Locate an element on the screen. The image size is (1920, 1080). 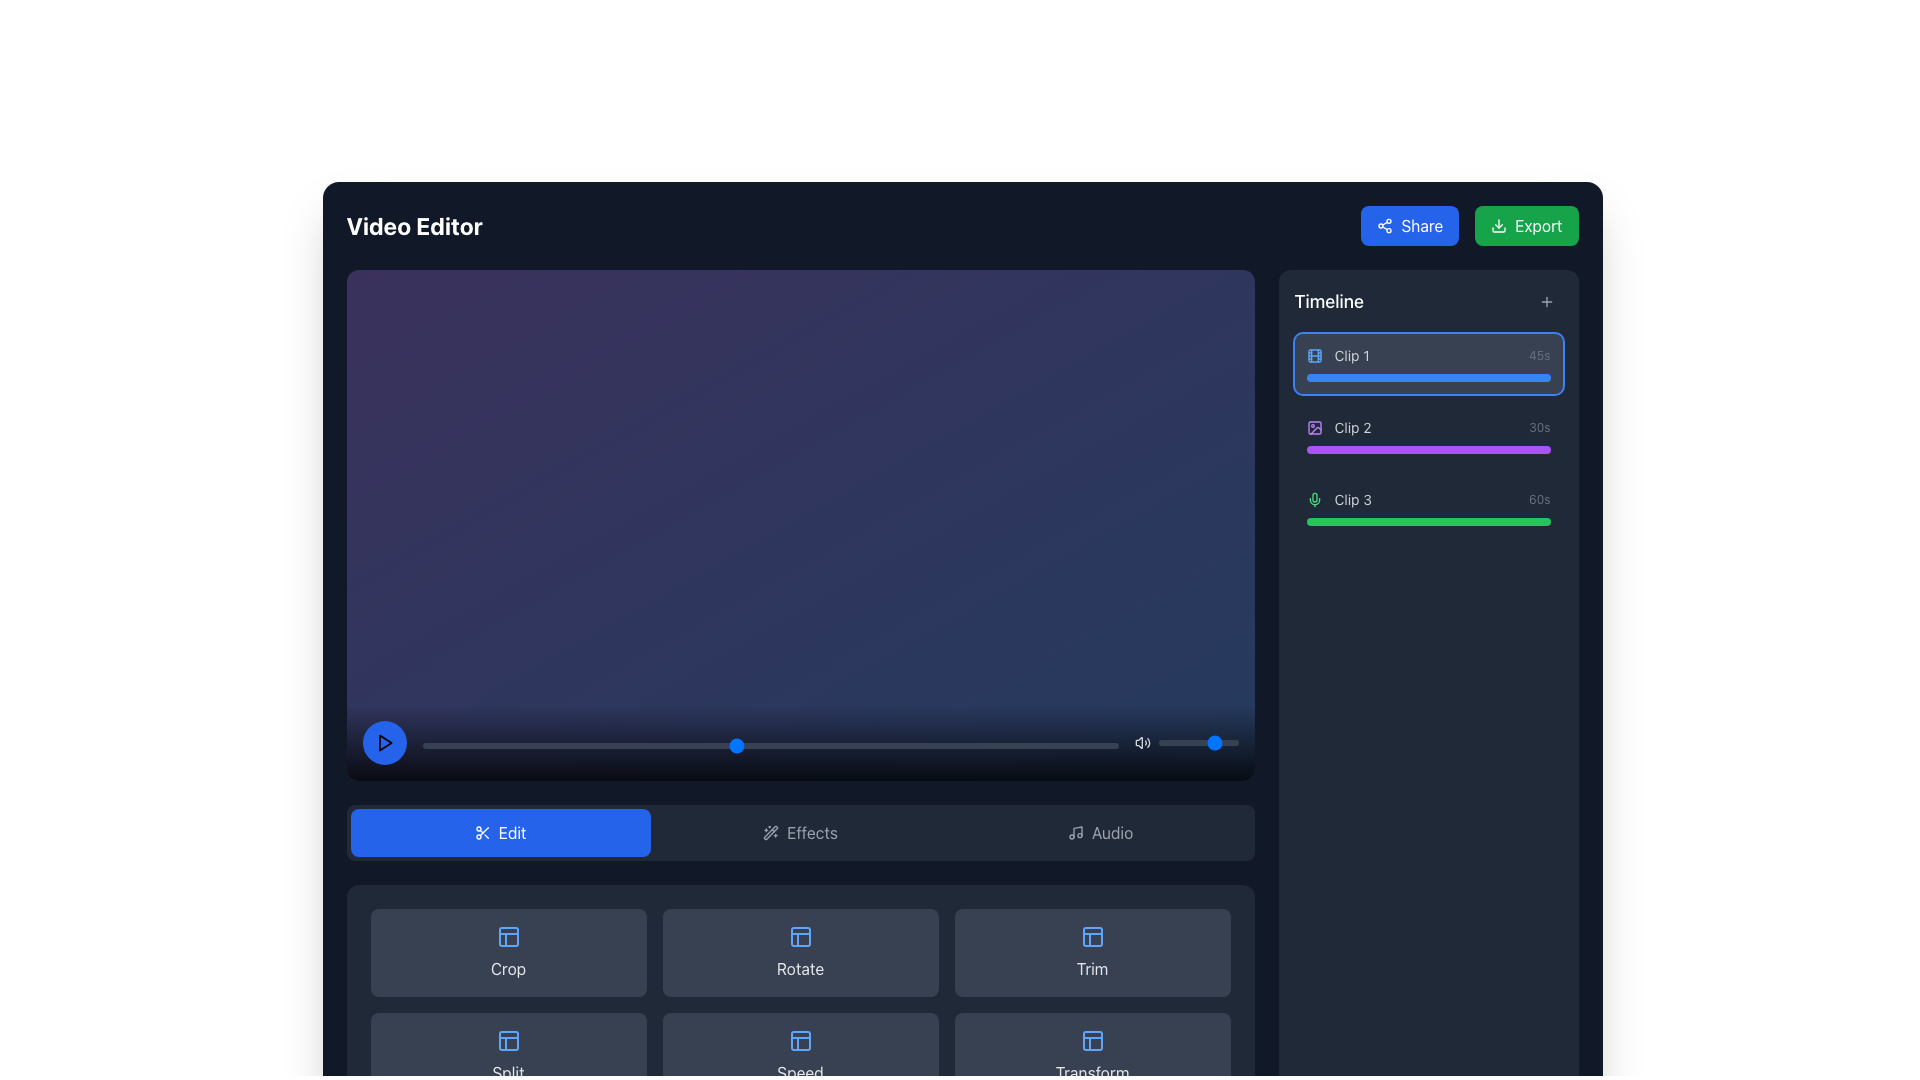
text content of the small light gray text label displaying 'Clip 2' located in the timeline section is located at coordinates (1353, 427).